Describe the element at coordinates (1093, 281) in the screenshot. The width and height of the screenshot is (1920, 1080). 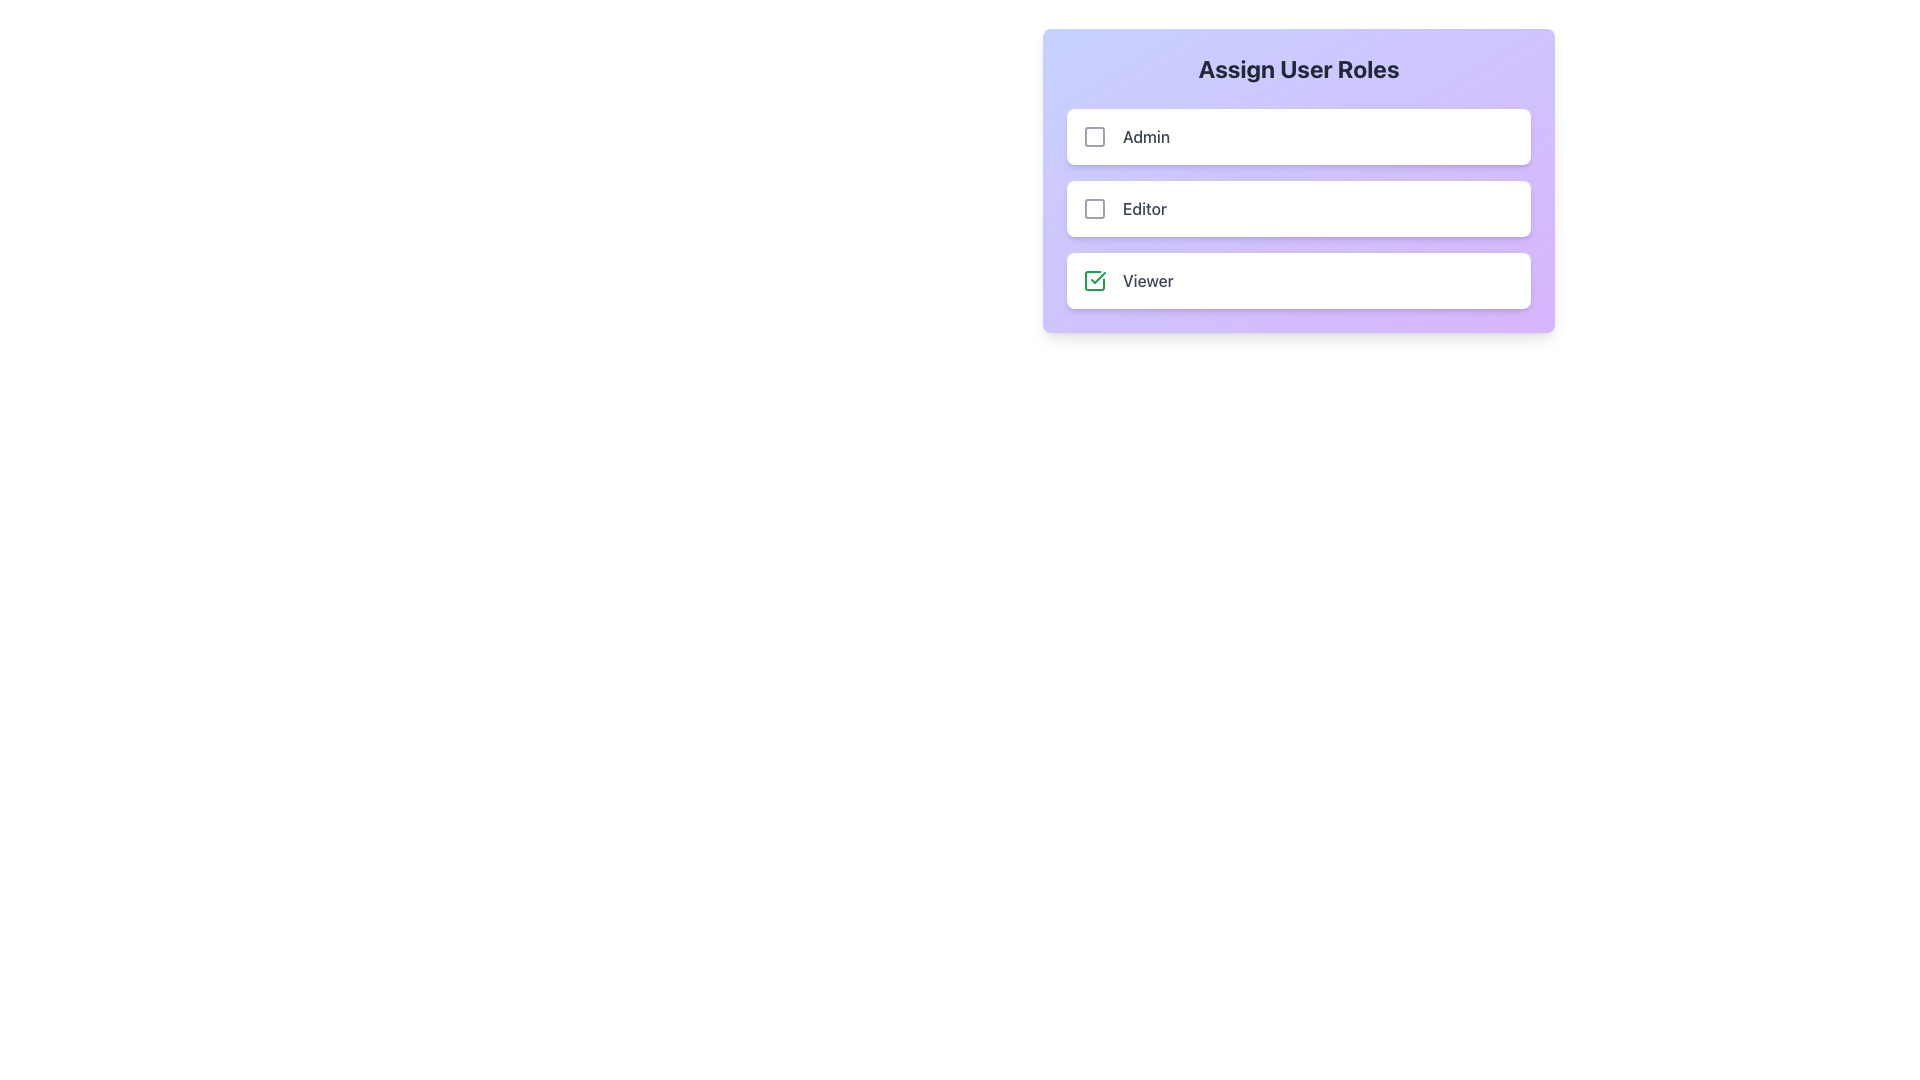
I see `the green checkmark checkbox at the beginning of the 'Viewer' row in the 'Assign User Roles' section` at that location.